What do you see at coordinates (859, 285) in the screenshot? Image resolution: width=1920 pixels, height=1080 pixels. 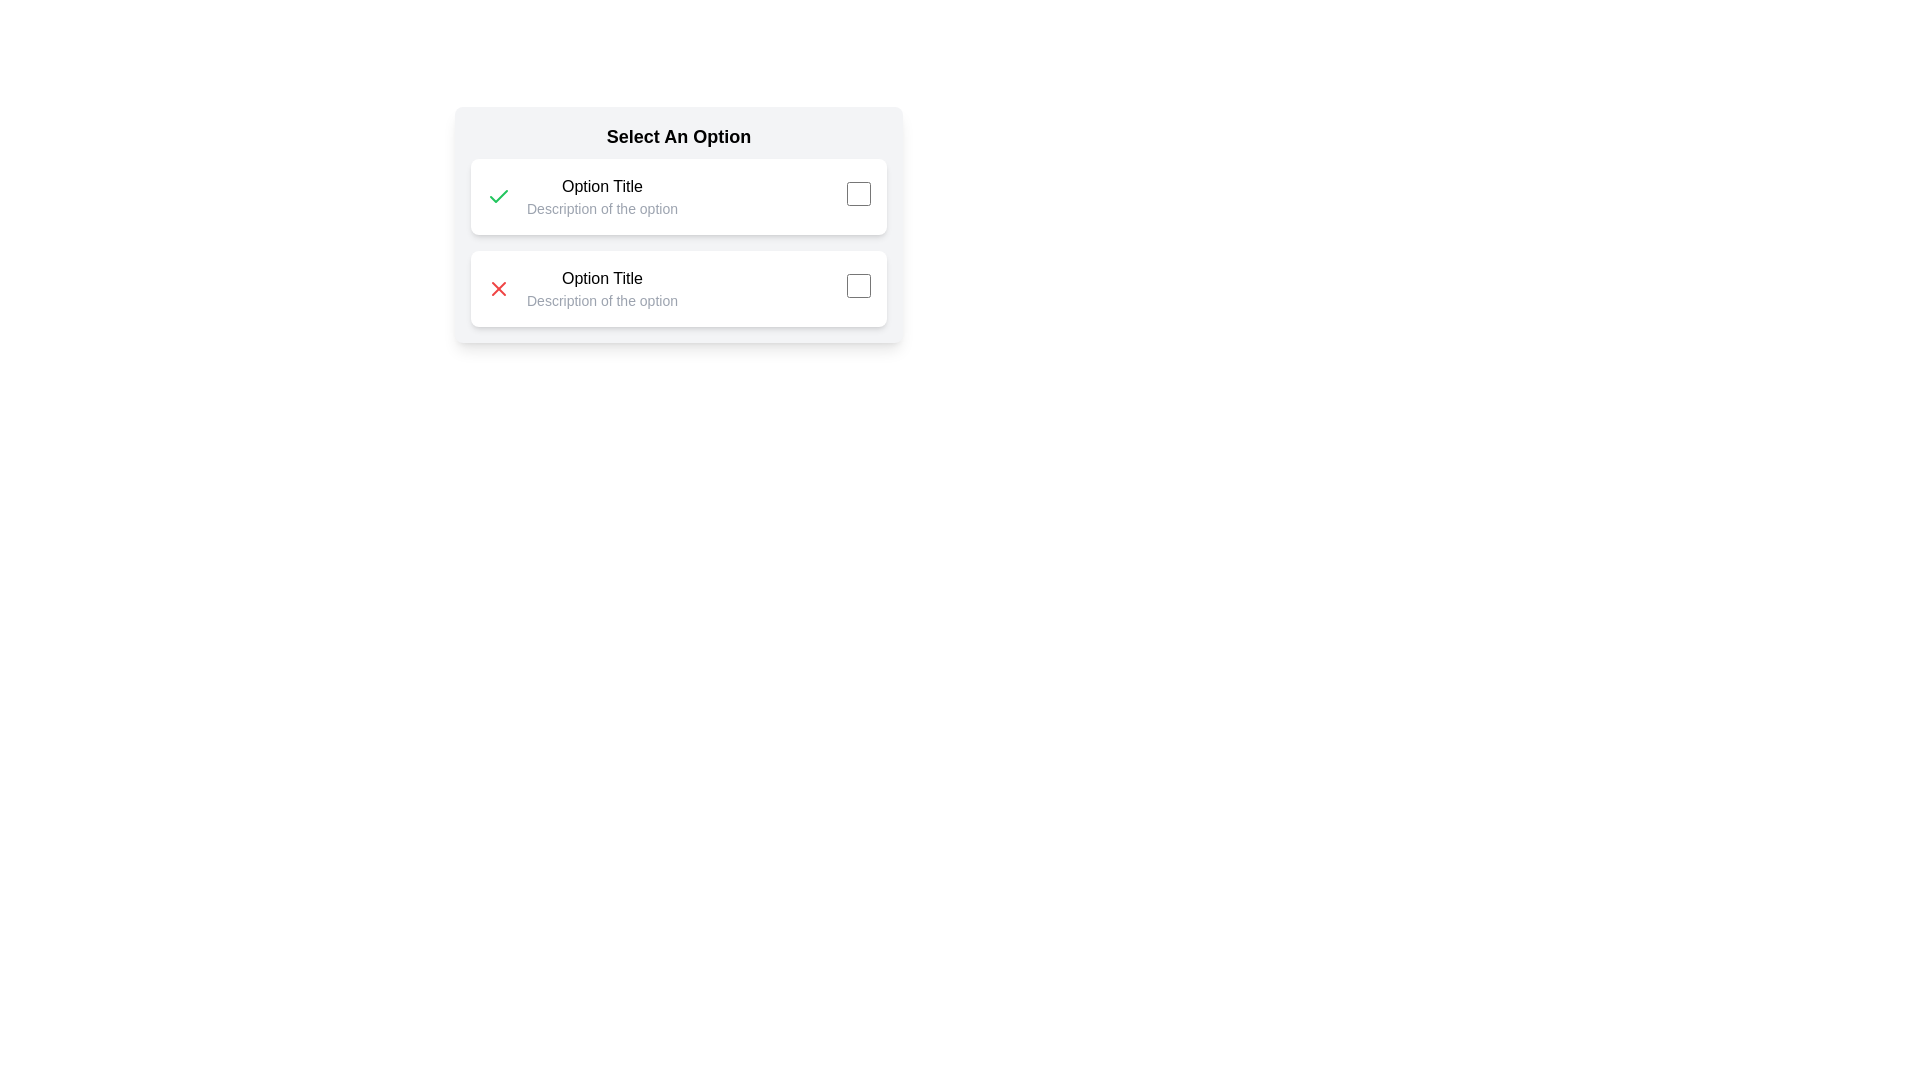 I see `the checkbox located in the second option row of the list, near the end` at bounding box center [859, 285].